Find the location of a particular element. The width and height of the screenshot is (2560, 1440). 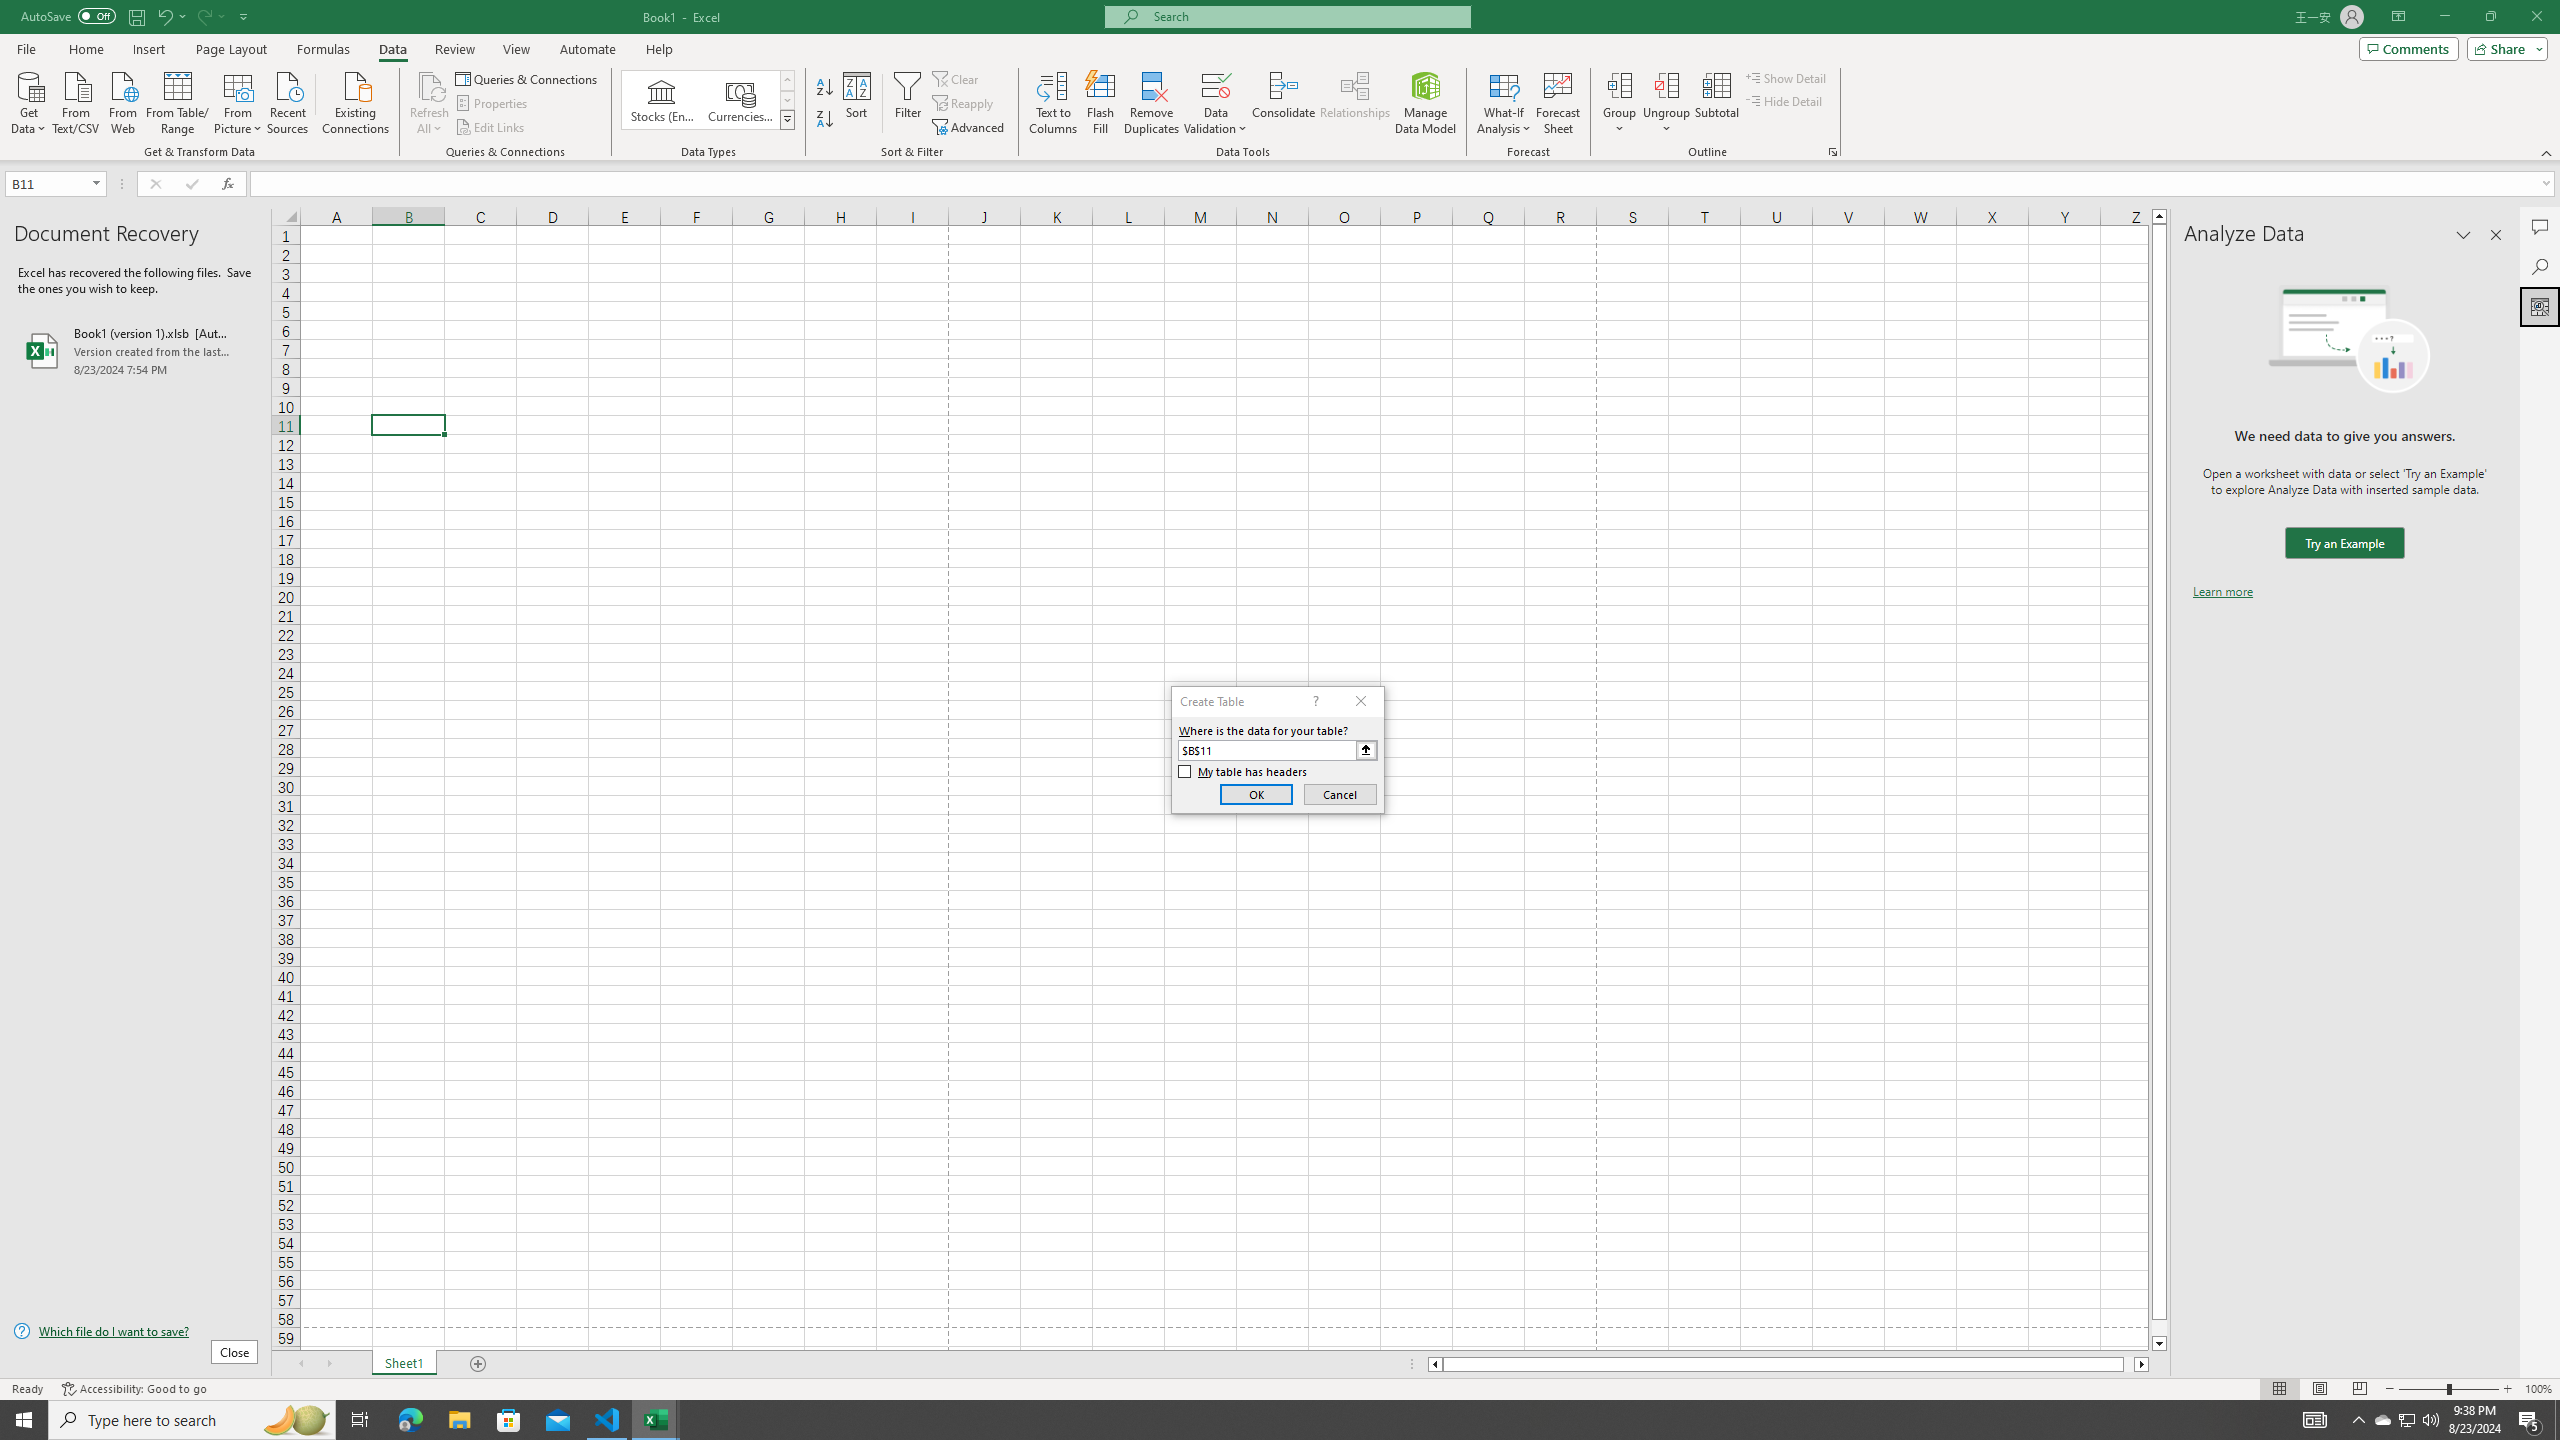

'Filter' is located at coordinates (906, 103).